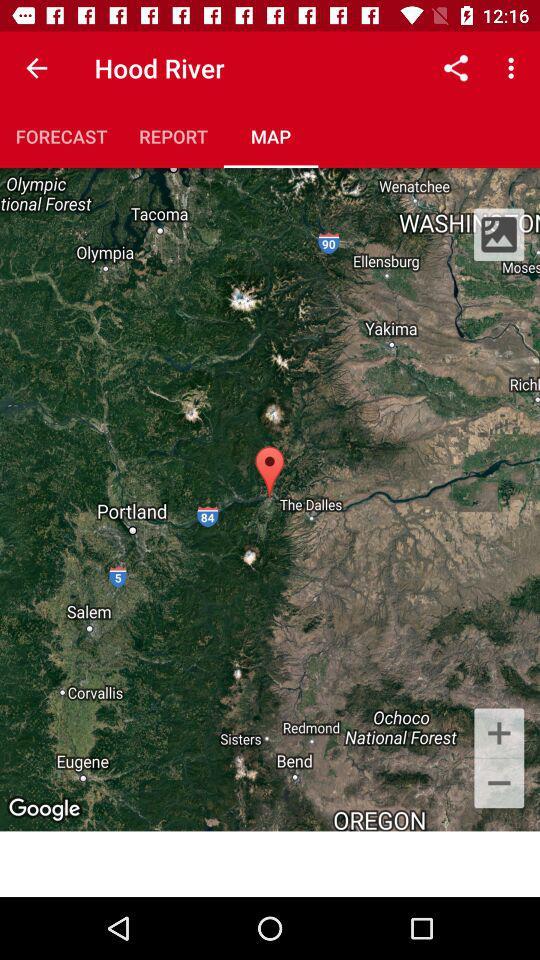 This screenshot has width=540, height=960. I want to click on icon next to the hood river icon, so click(36, 68).